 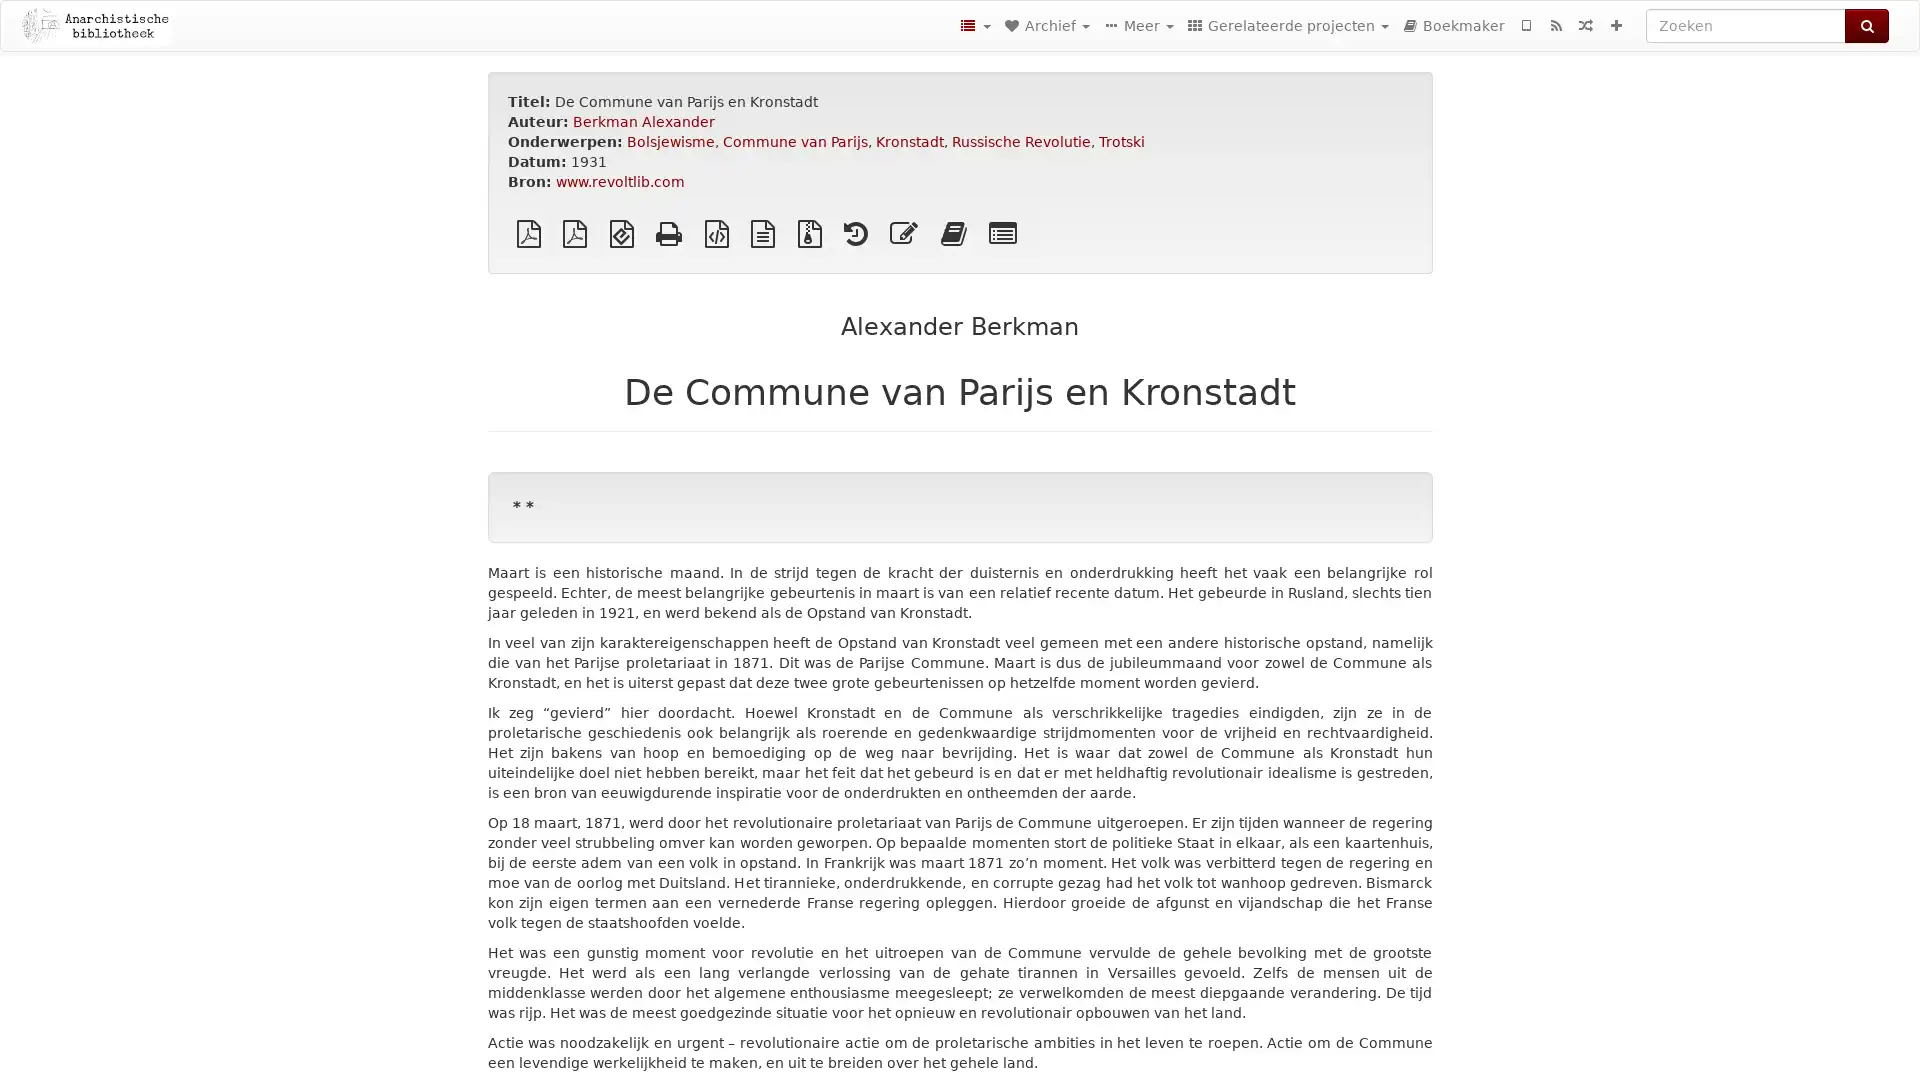 I want to click on Zoeken, so click(x=1866, y=26).